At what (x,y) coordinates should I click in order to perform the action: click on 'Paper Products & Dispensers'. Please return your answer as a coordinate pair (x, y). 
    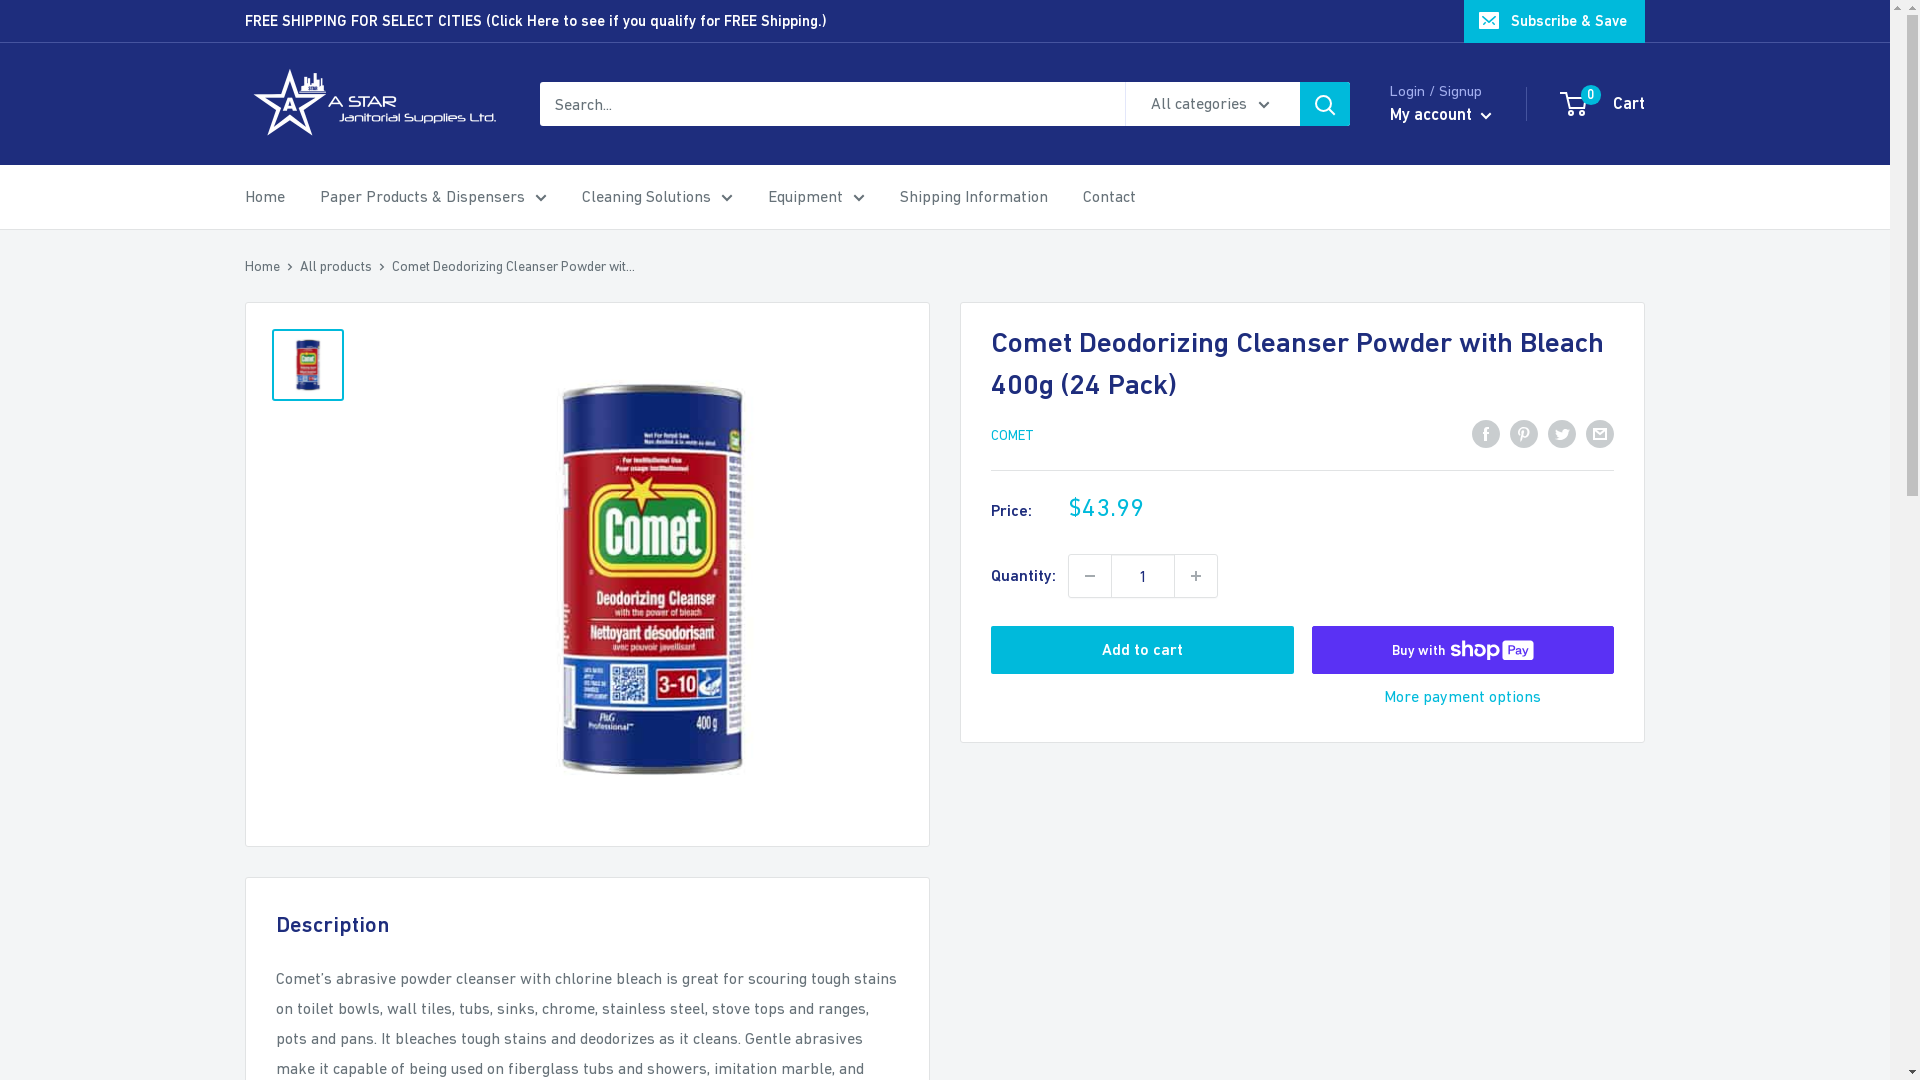
    Looking at the image, I should click on (432, 196).